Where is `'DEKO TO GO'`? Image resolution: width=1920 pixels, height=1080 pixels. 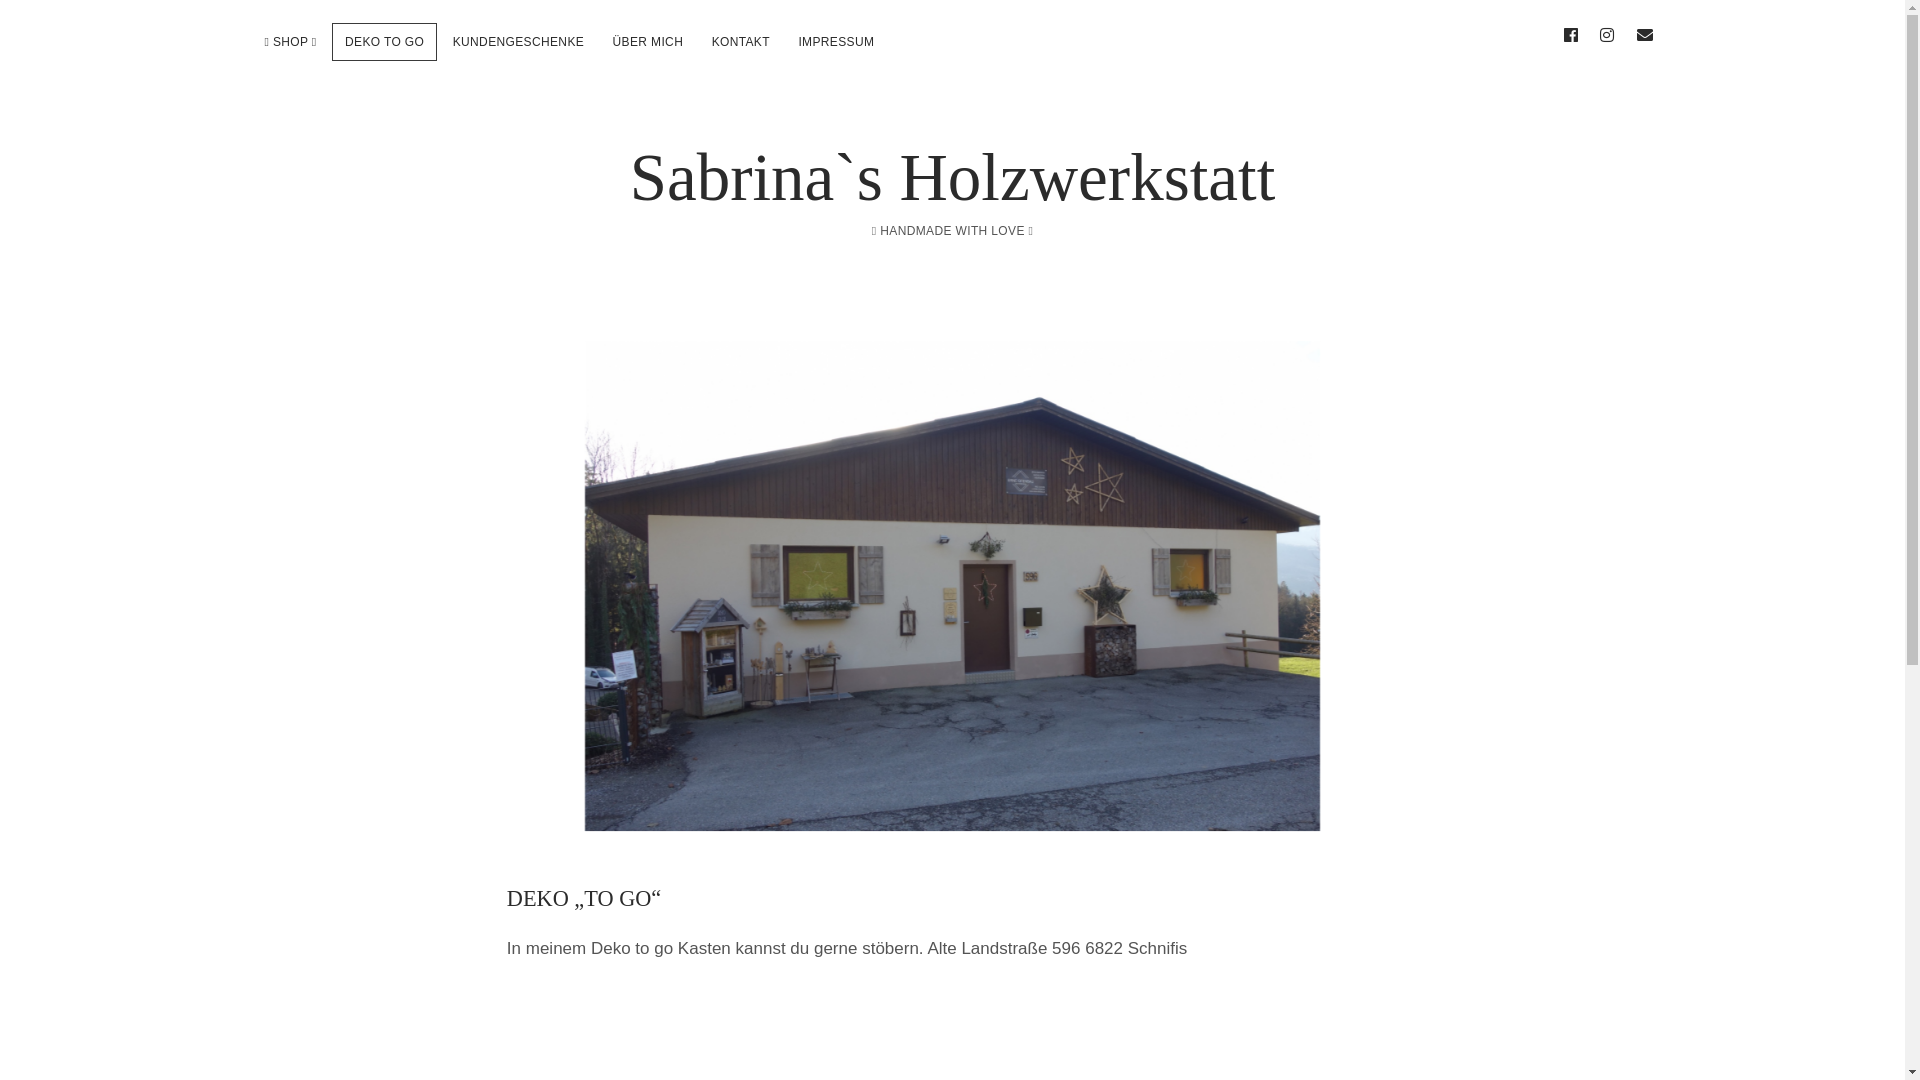
'DEKO TO GO' is located at coordinates (384, 42).